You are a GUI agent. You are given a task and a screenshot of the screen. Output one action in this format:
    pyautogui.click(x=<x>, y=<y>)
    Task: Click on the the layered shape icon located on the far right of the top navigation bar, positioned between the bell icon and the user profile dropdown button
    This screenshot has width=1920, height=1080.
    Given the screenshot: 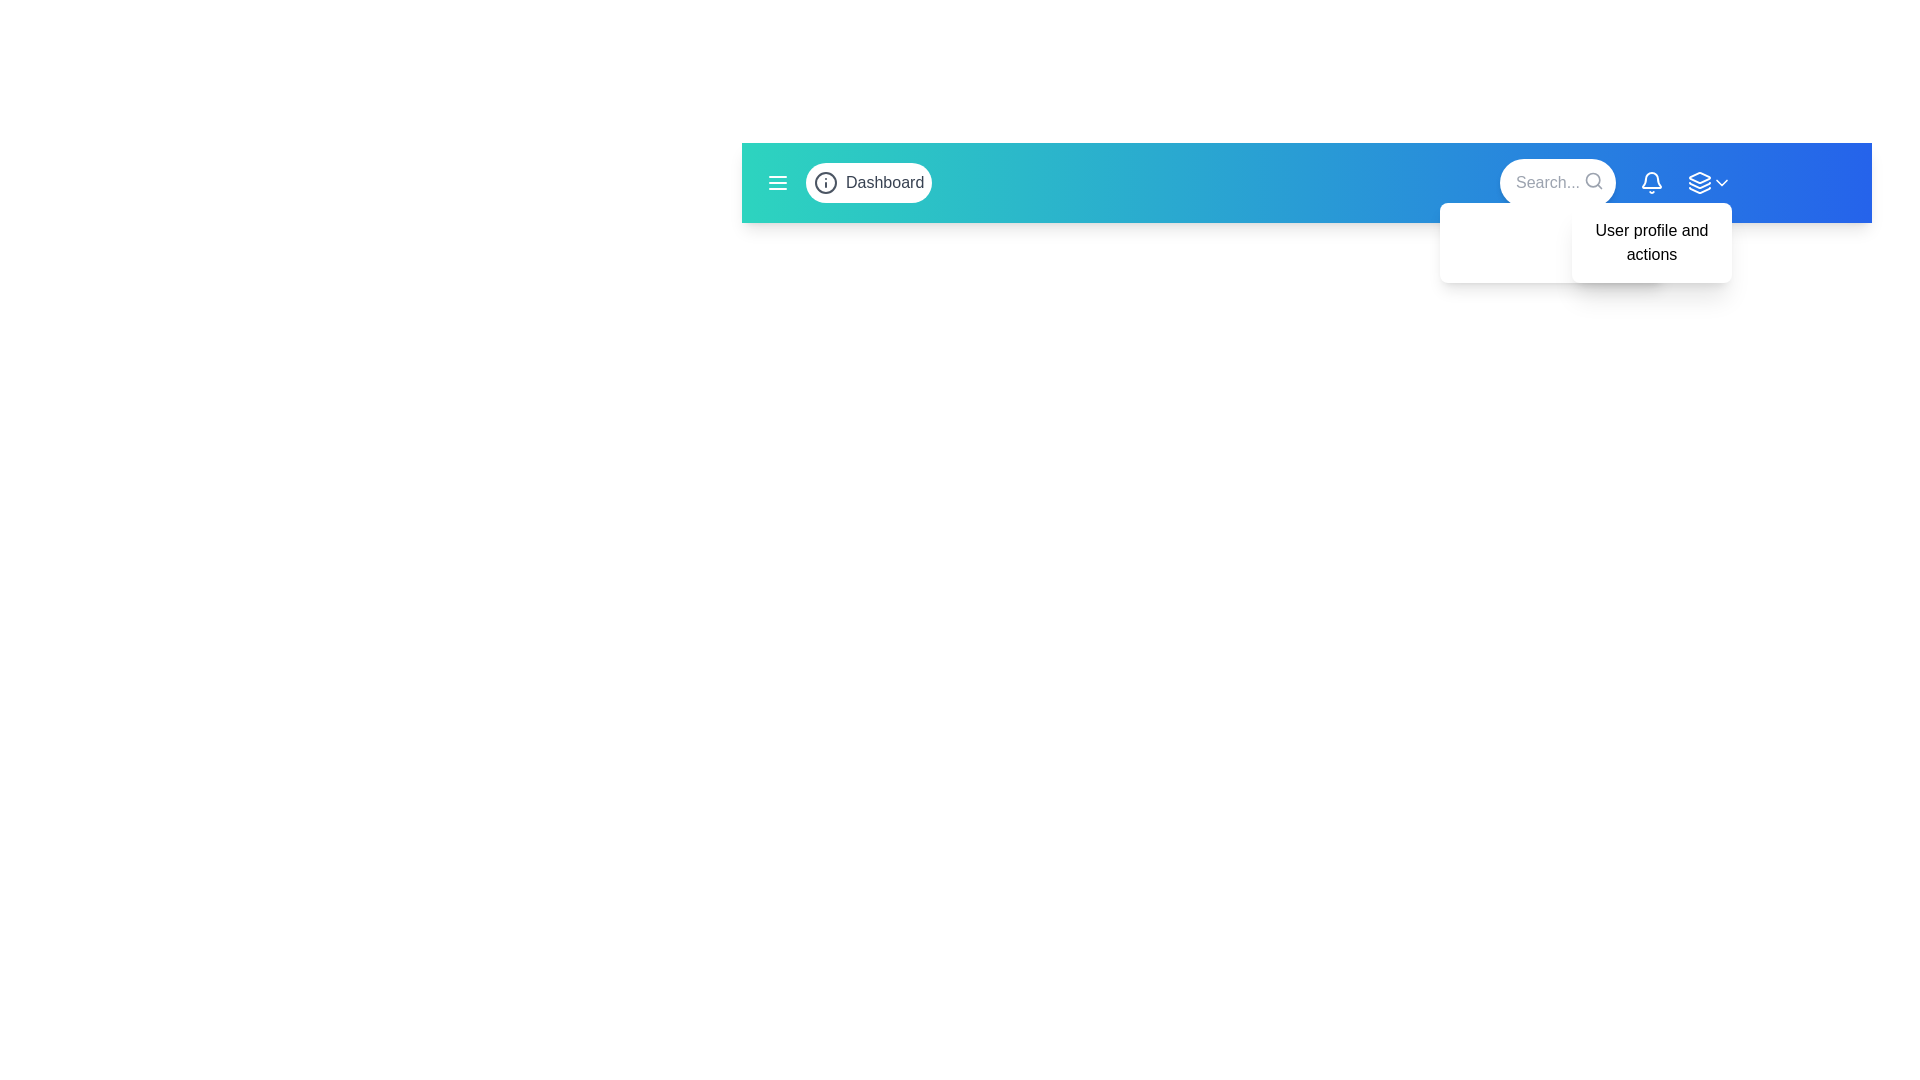 What is the action you would take?
    pyautogui.click(x=1698, y=176)
    